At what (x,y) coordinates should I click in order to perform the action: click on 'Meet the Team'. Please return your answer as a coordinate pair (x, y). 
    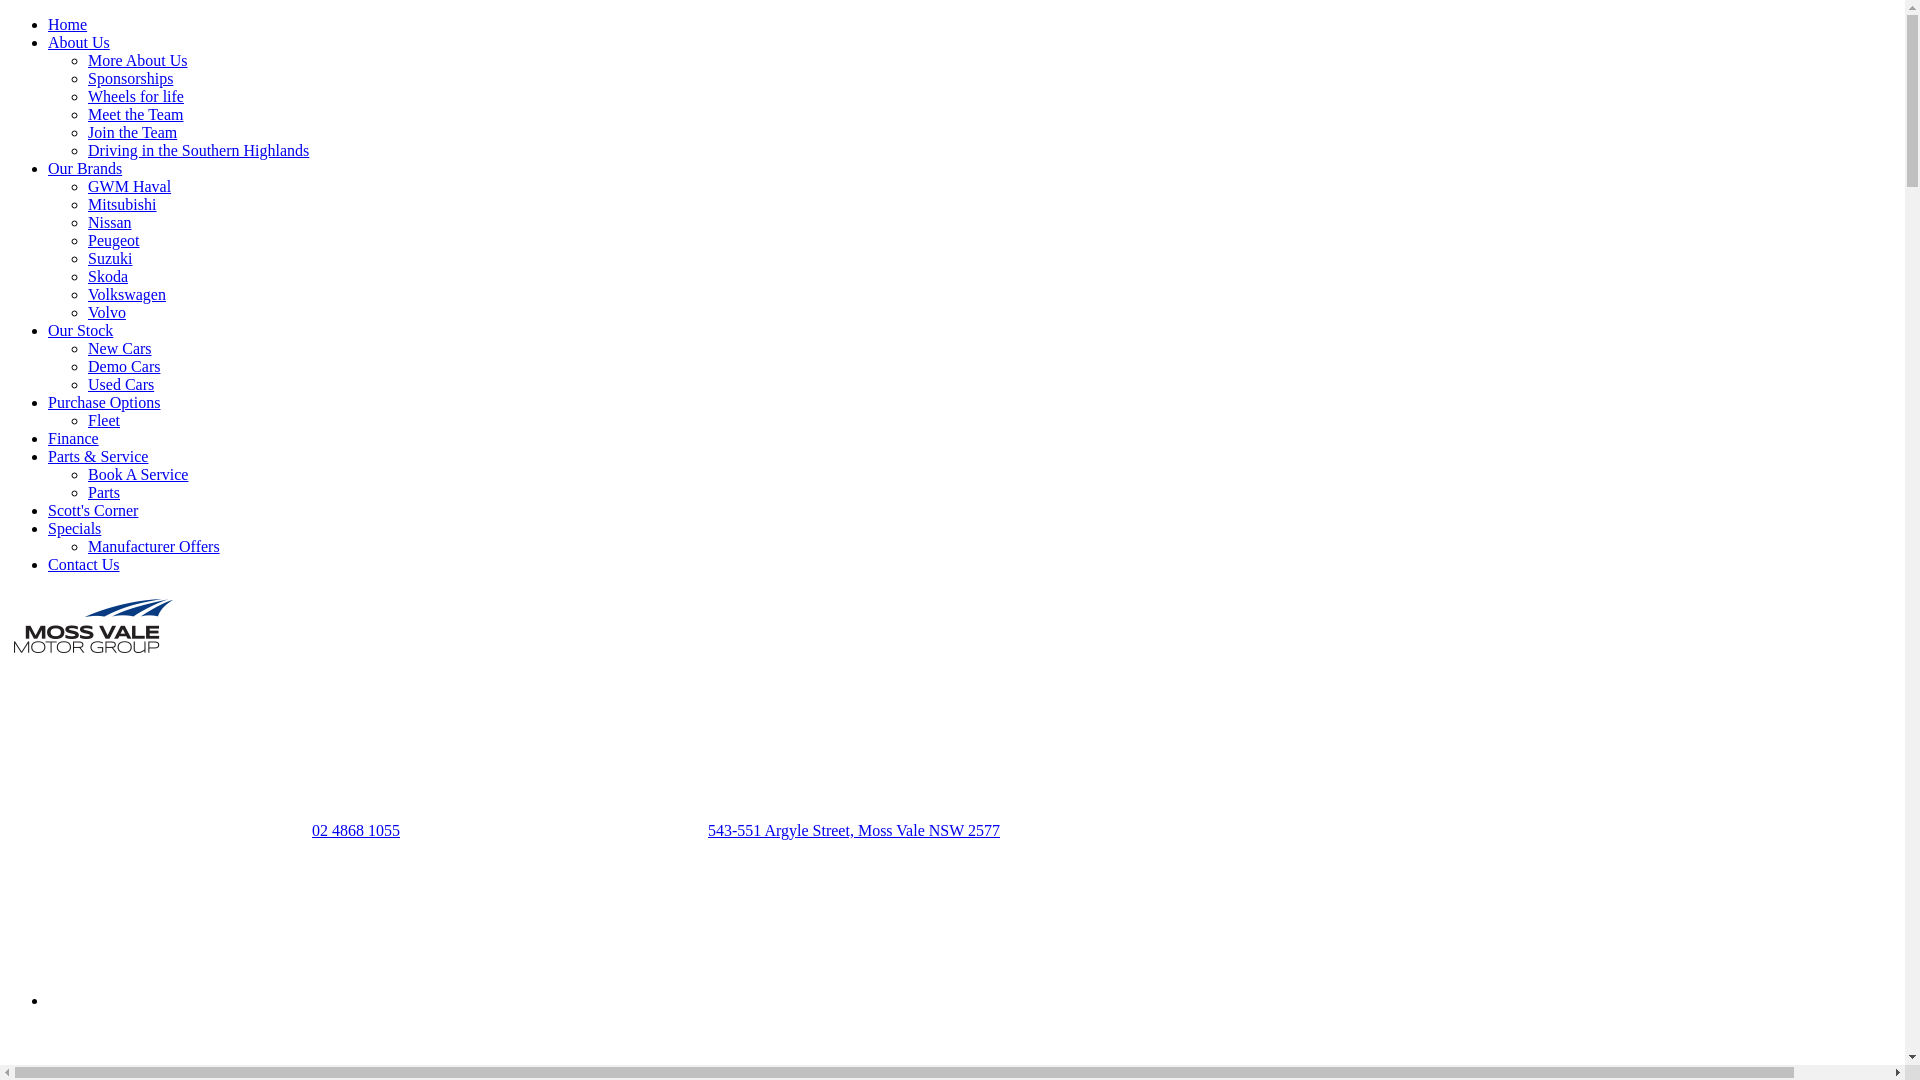
    Looking at the image, I should click on (134, 114).